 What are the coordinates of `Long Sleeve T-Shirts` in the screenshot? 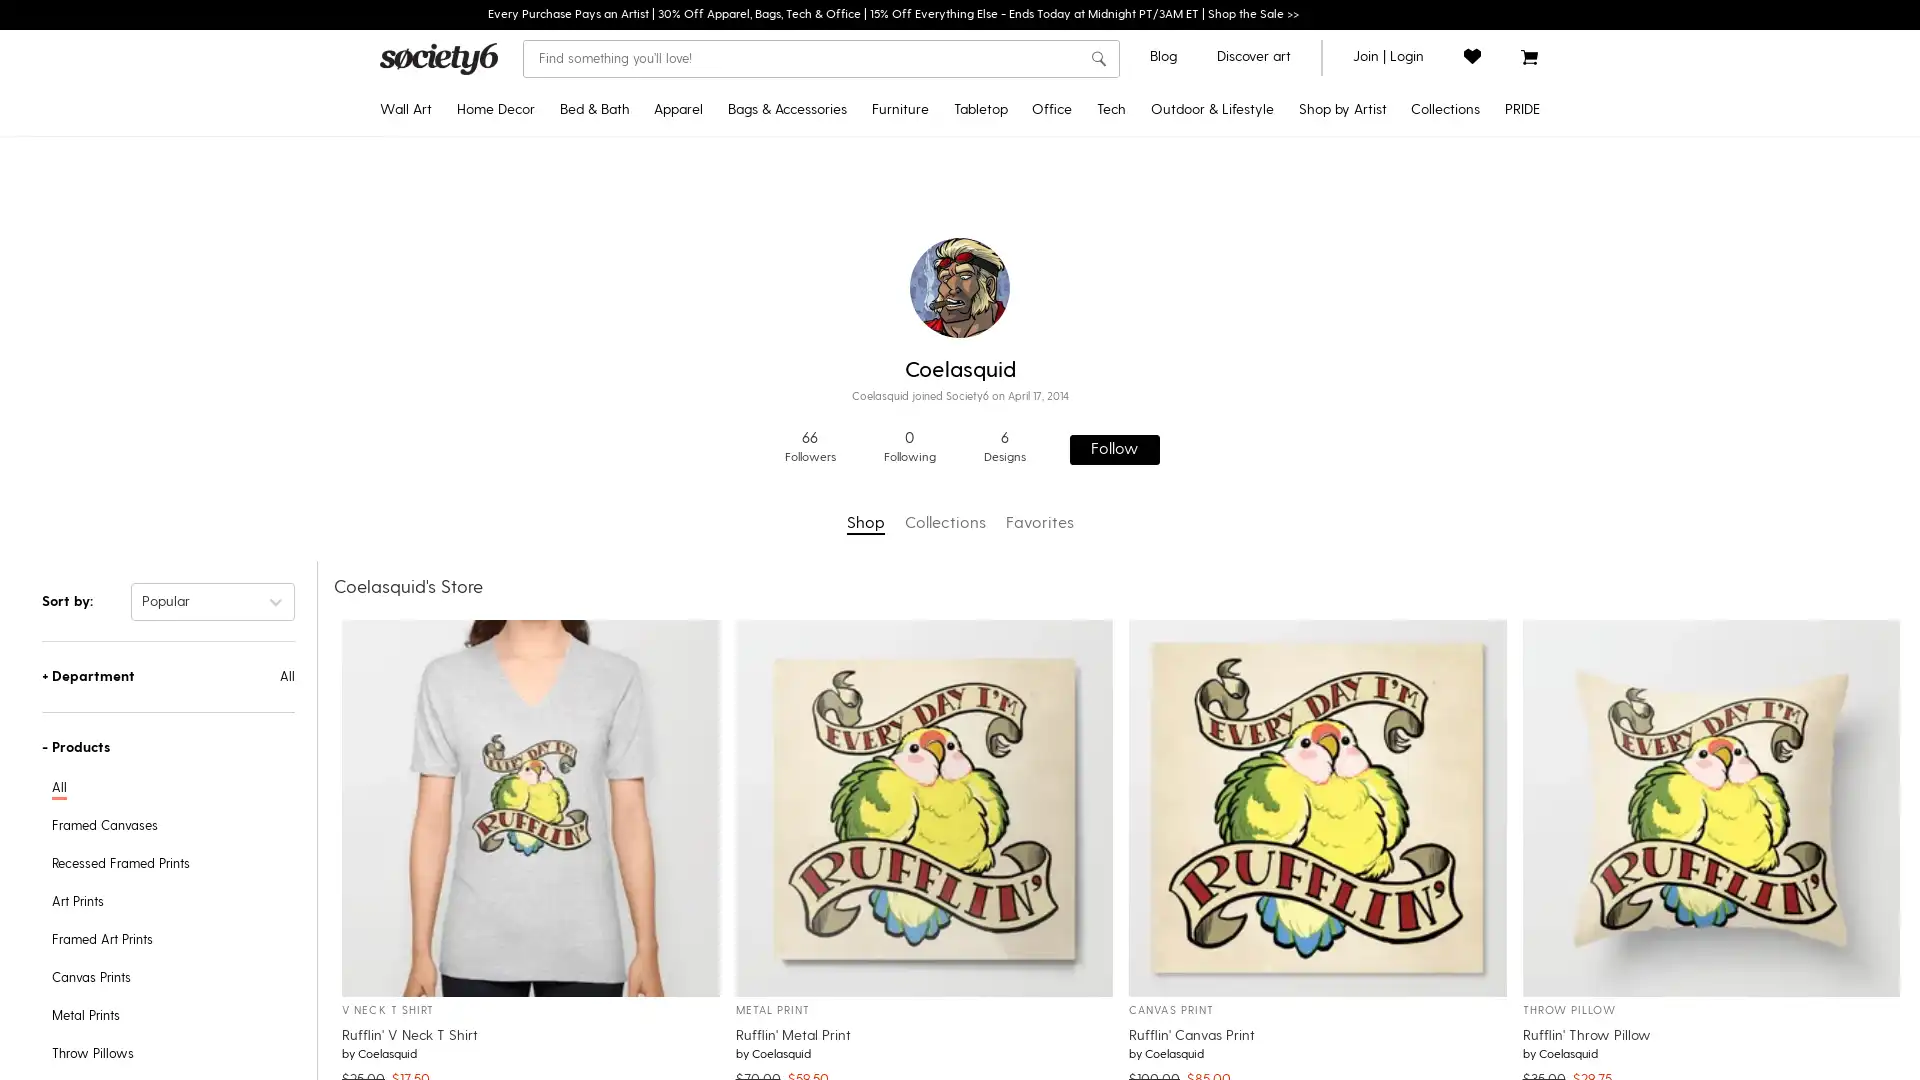 It's located at (741, 256).